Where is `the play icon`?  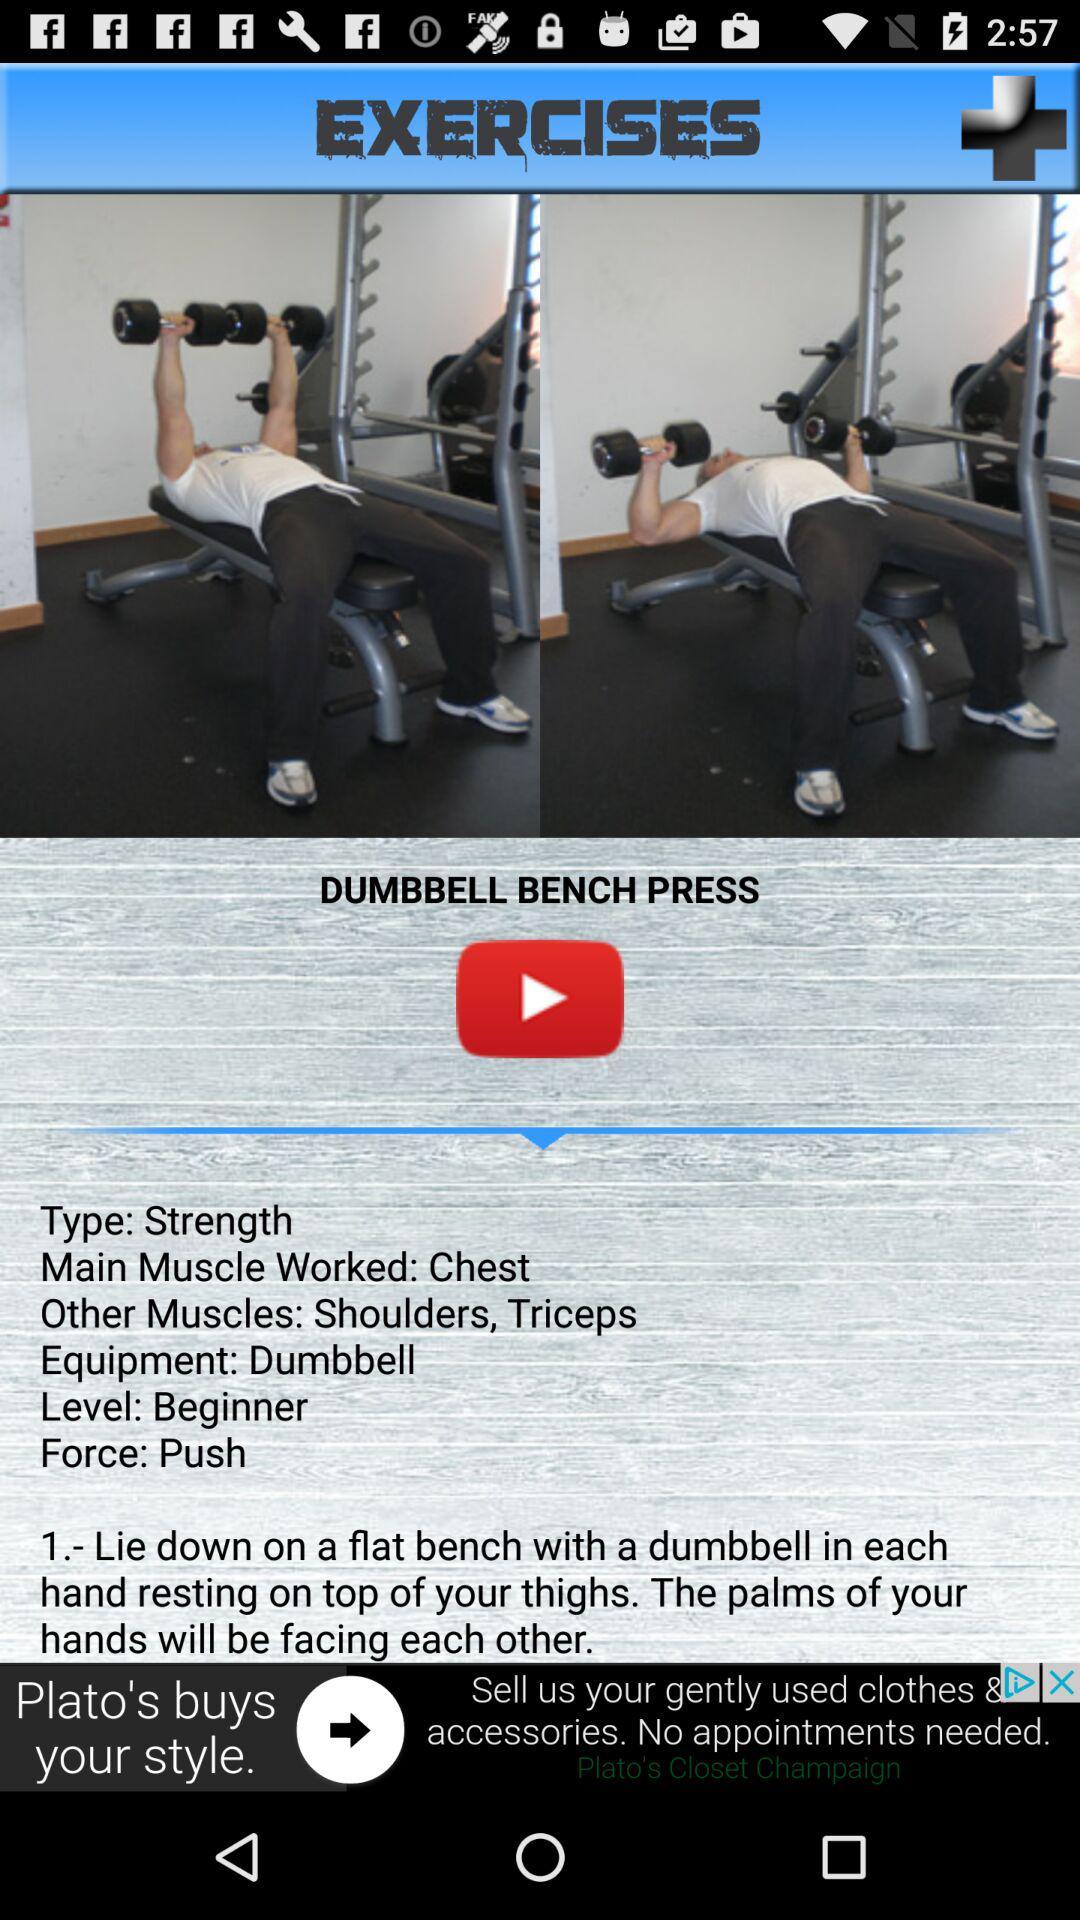 the play icon is located at coordinates (540, 1068).